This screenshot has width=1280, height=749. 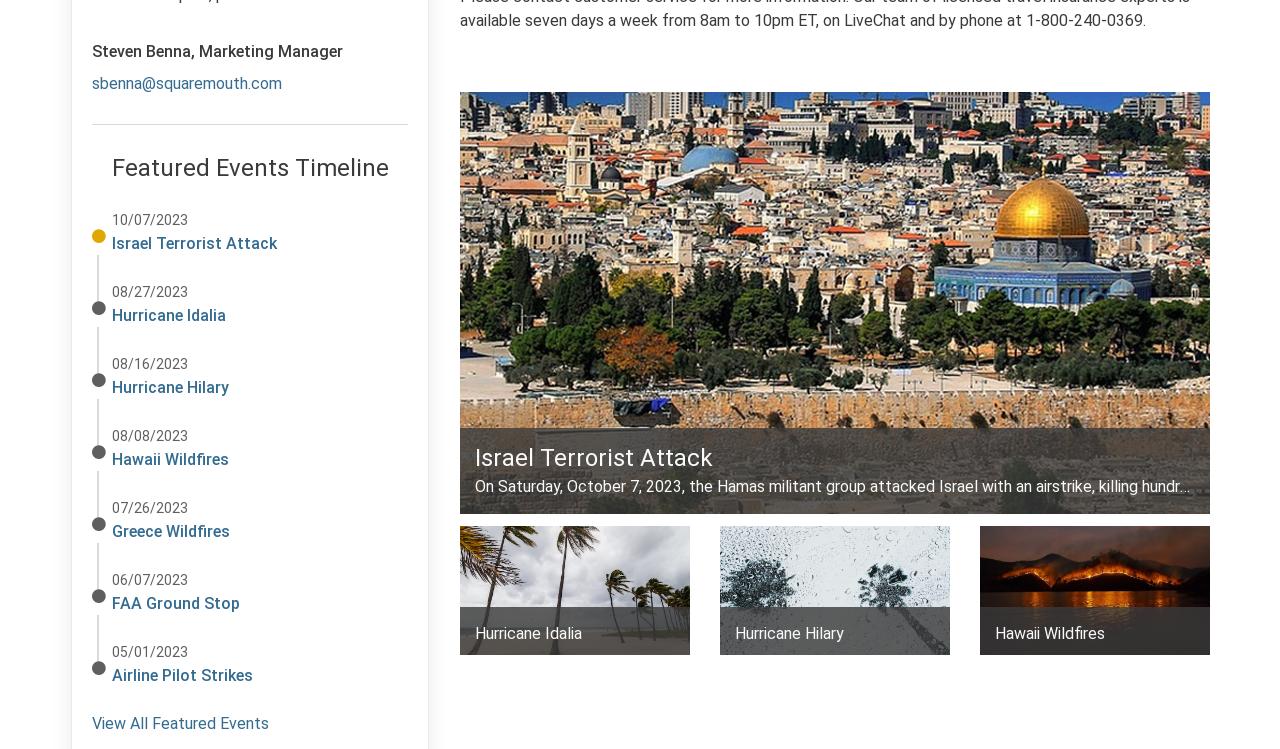 I want to click on '08/27/2023', so click(x=149, y=291).